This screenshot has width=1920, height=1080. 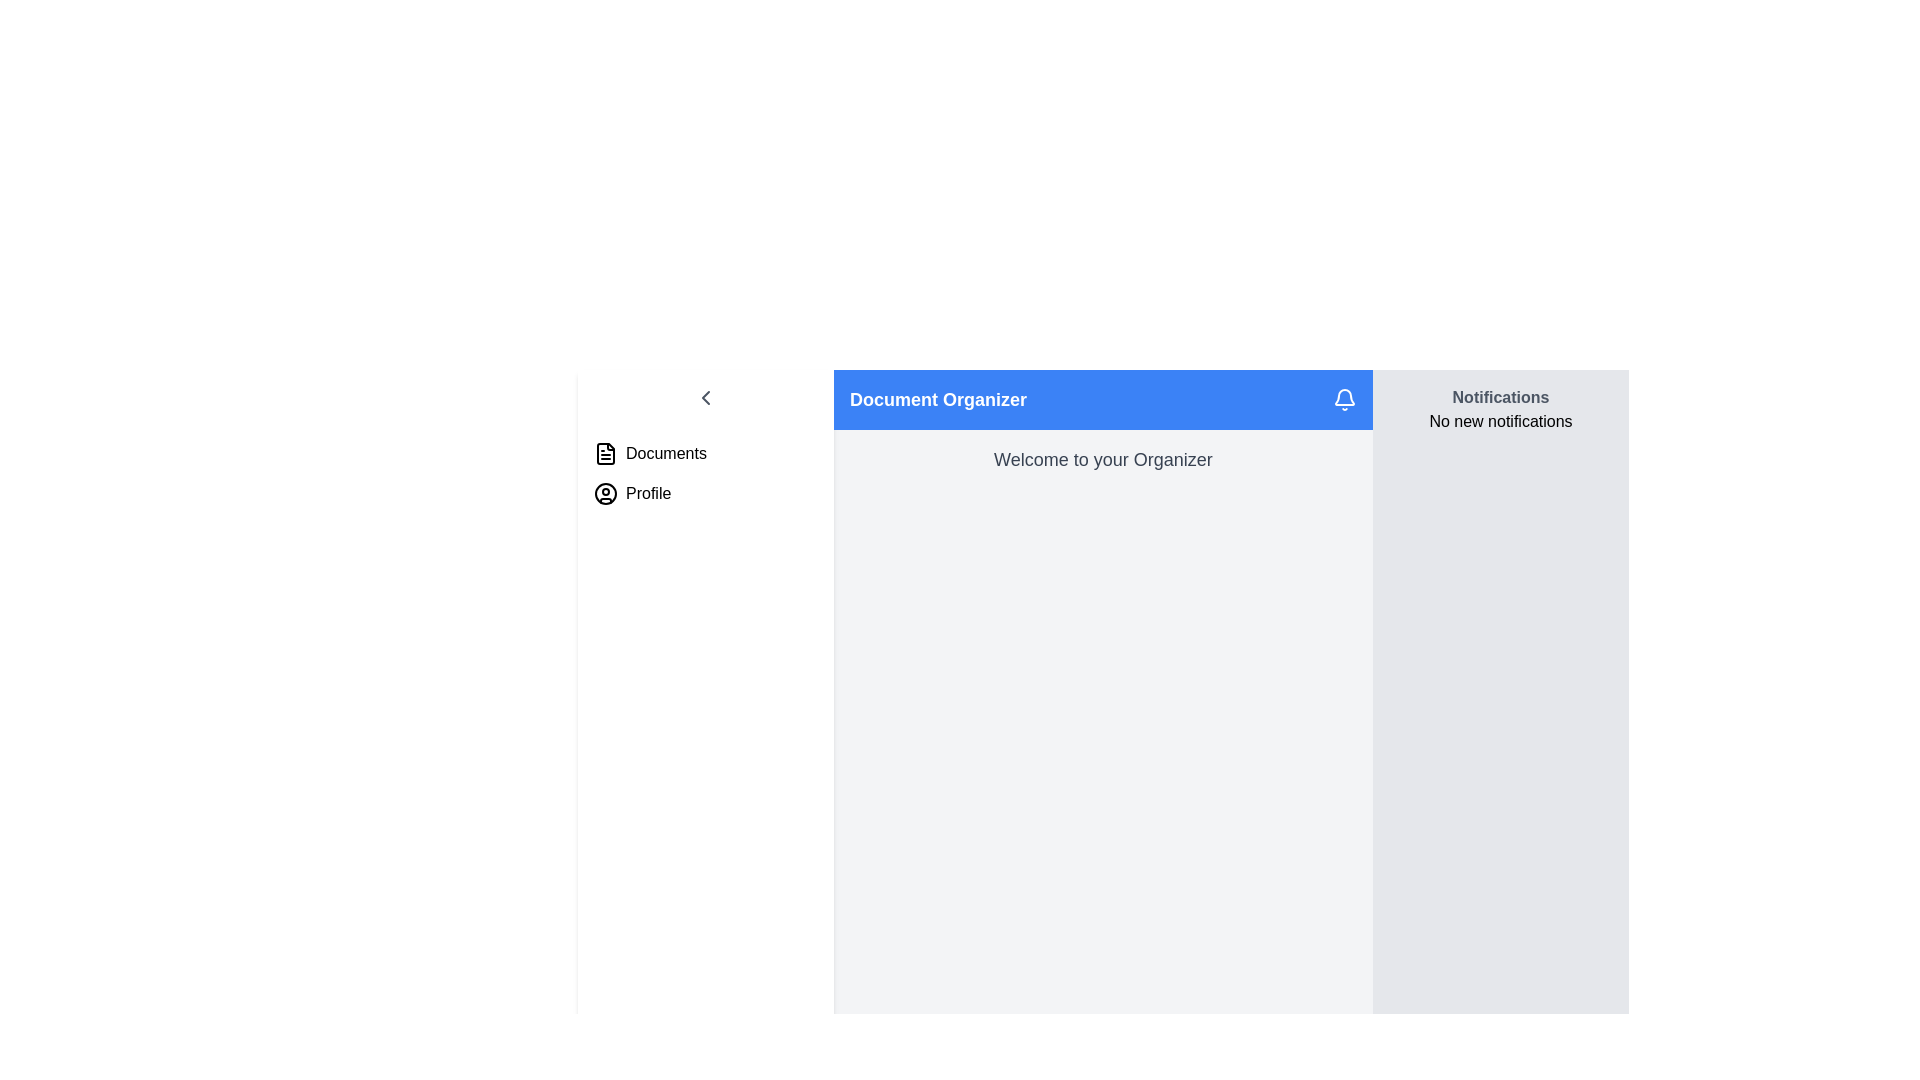 What do you see at coordinates (705, 493) in the screenshot?
I see `the 'Profile' menu item to navigate to the profile section` at bounding box center [705, 493].